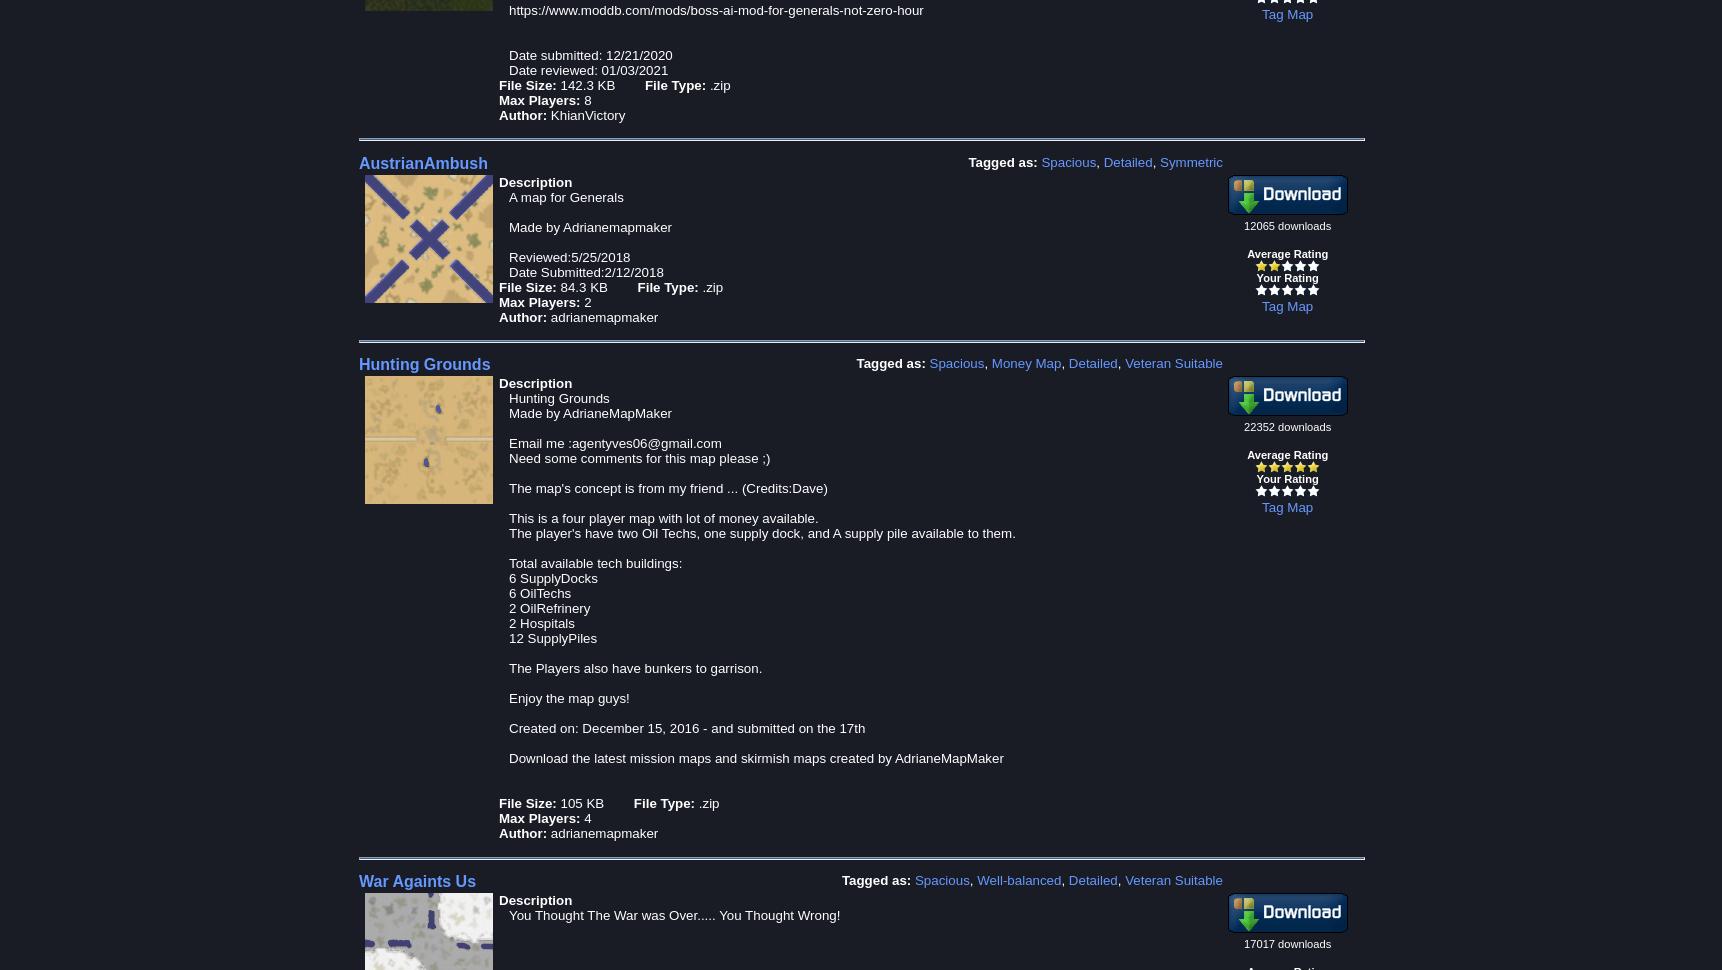 The image size is (1722, 970). Describe the element at coordinates (639, 457) in the screenshot. I see `'Need some comments for this map please ;)'` at that location.